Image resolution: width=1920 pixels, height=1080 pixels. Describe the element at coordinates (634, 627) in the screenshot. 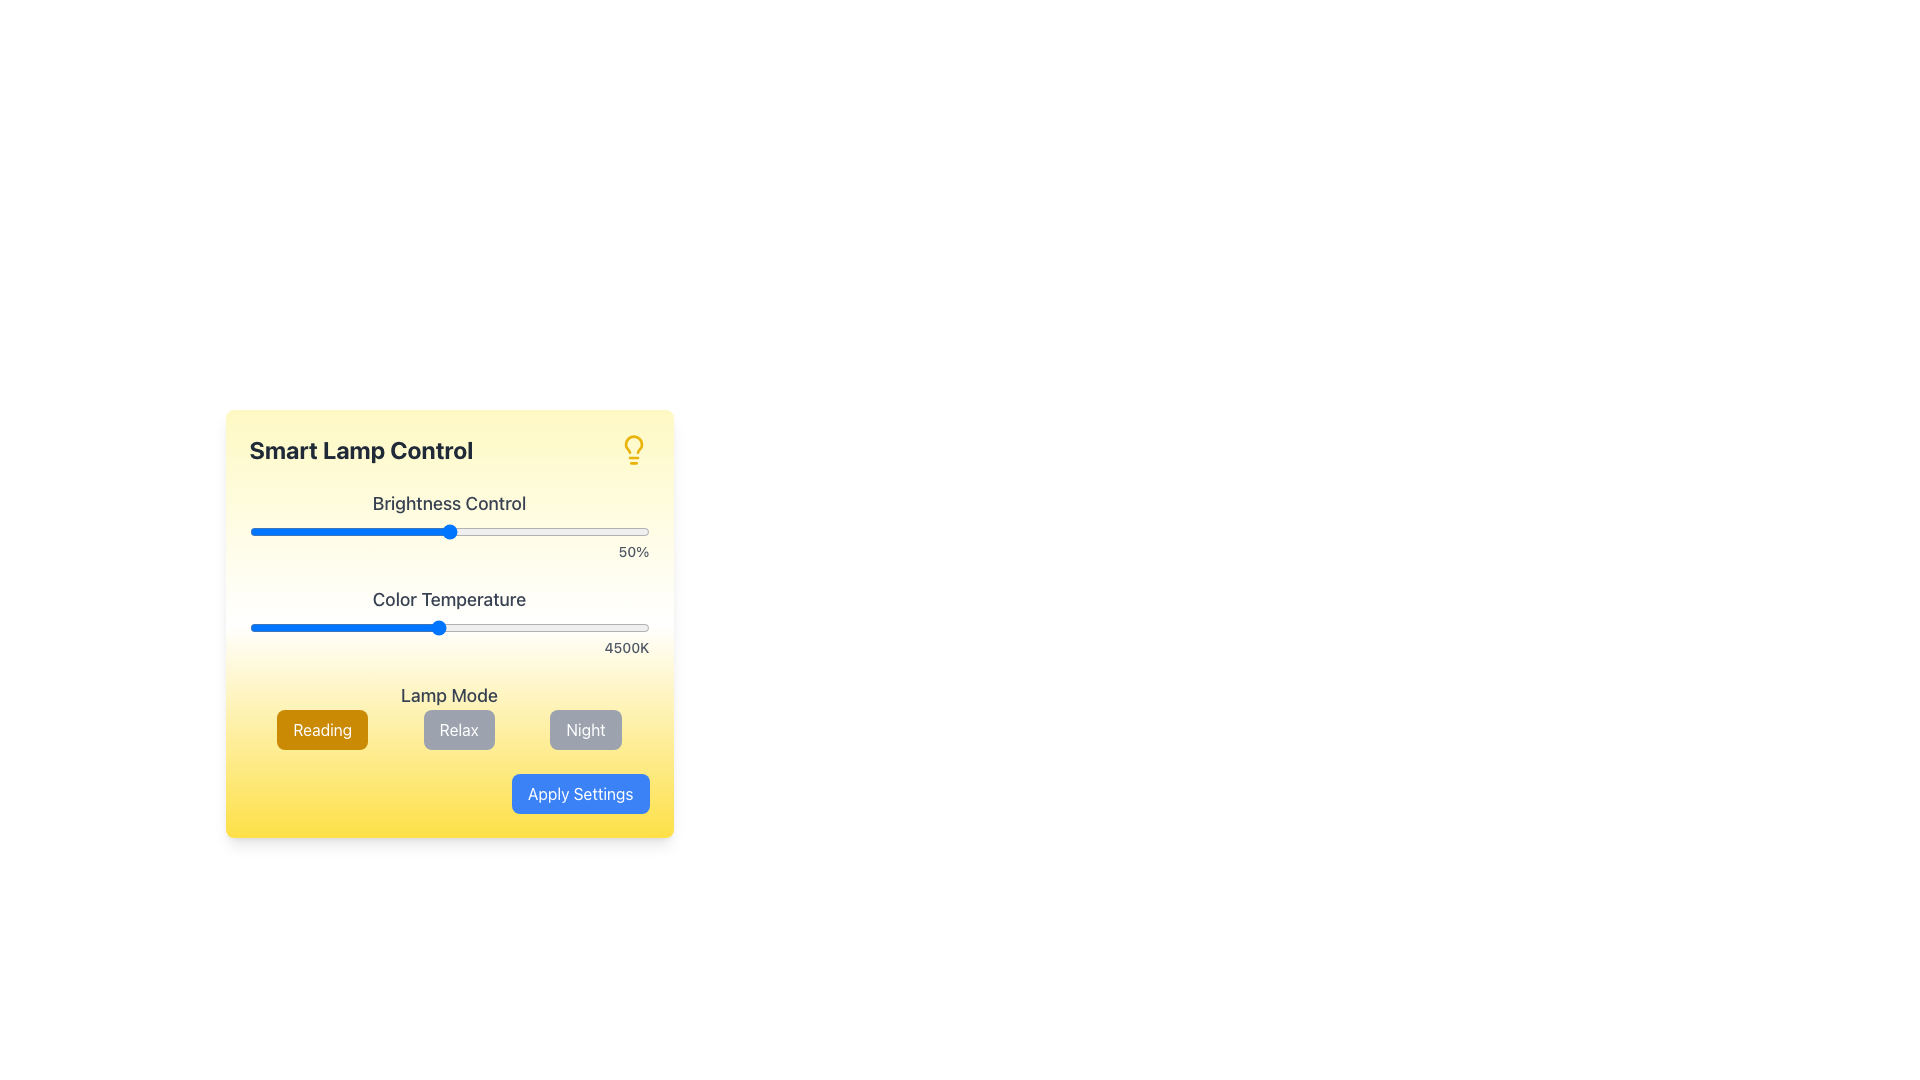

I see `the color temperature` at that location.